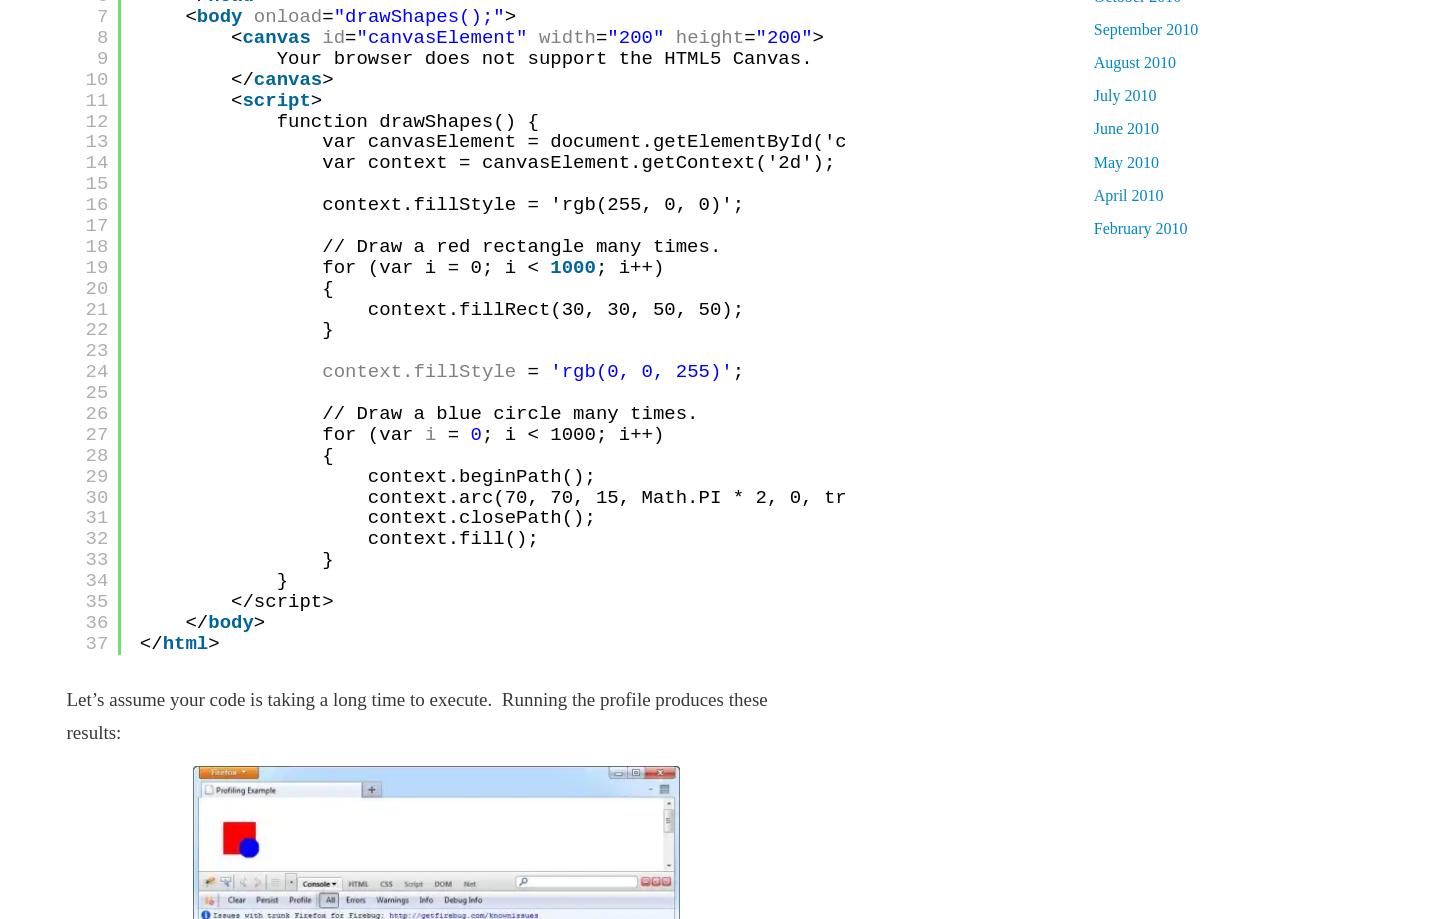  I want to click on 'July 2010', so click(1123, 94).